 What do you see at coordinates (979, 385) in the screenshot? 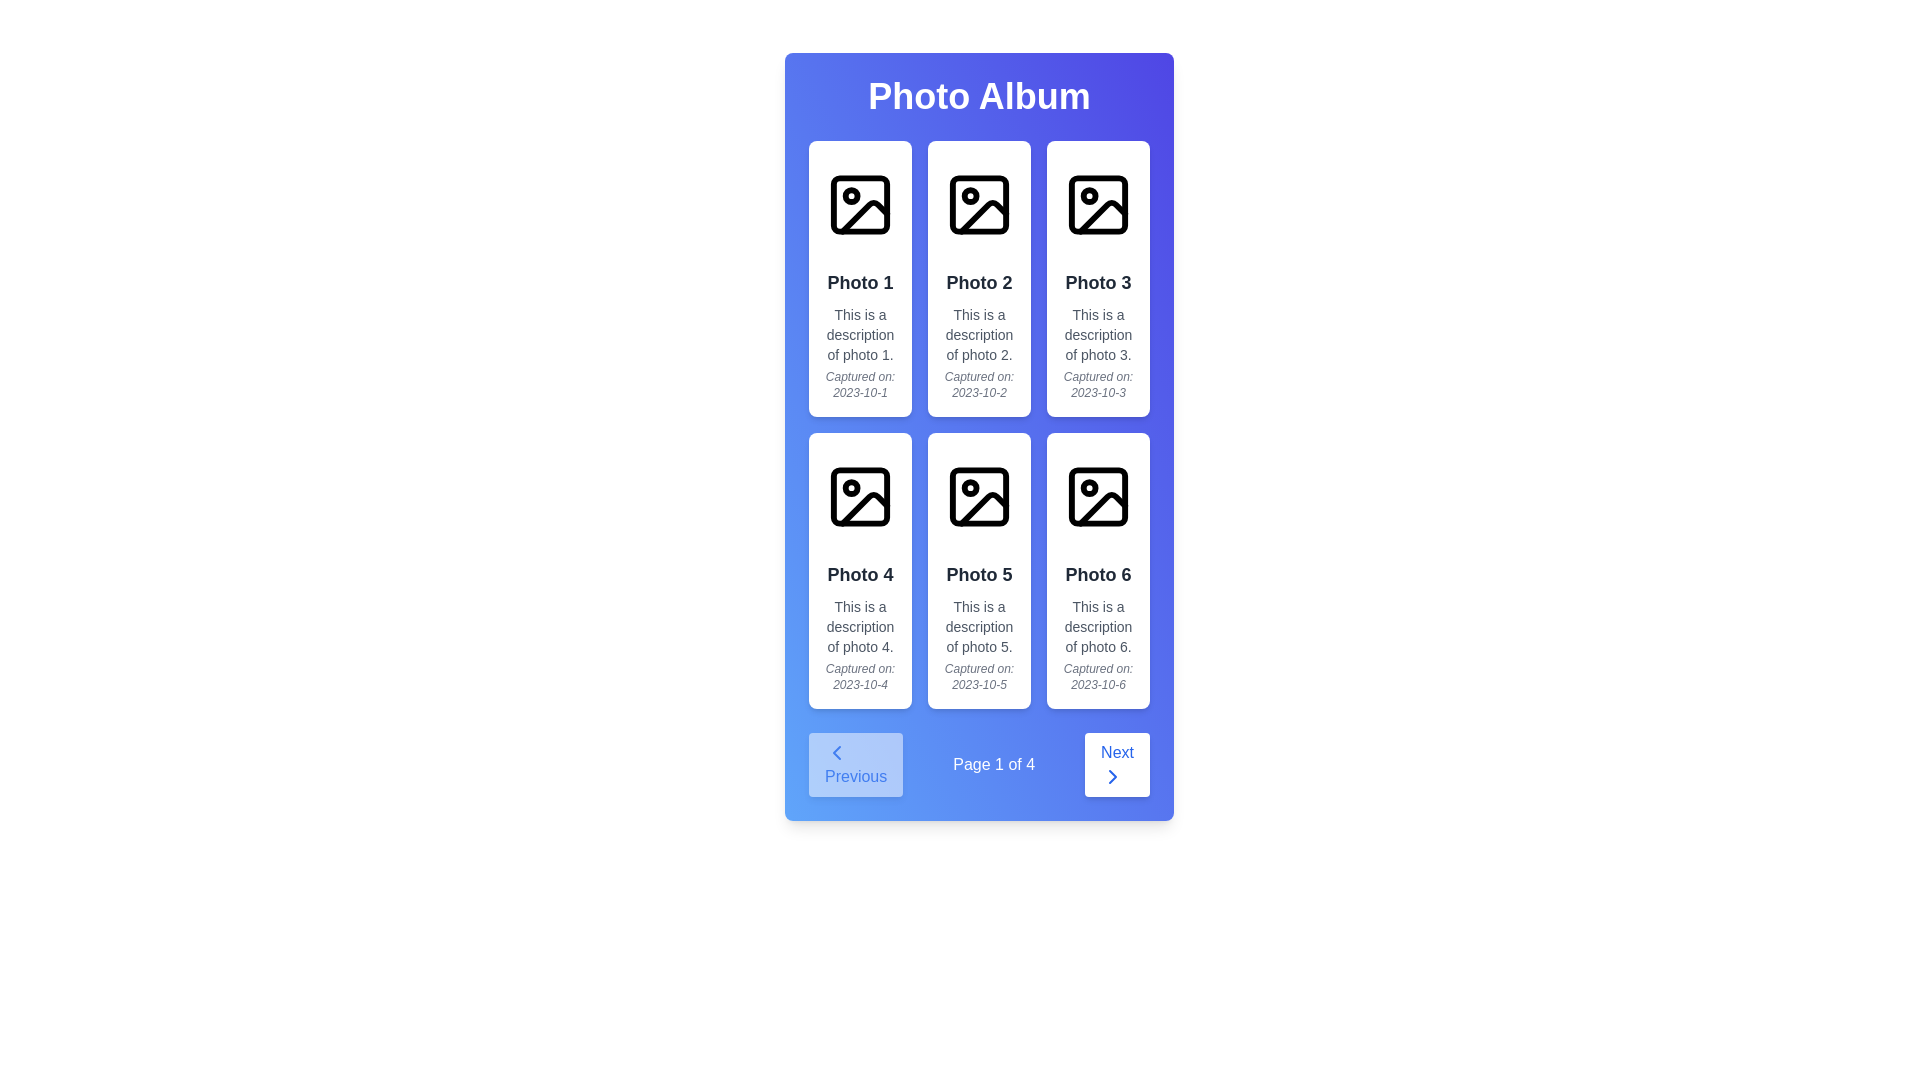
I see `the informational text label indicating the date associated with the item described in the card labeled 'Photo 2', located in the second column of the top row in a grid layout` at bounding box center [979, 385].